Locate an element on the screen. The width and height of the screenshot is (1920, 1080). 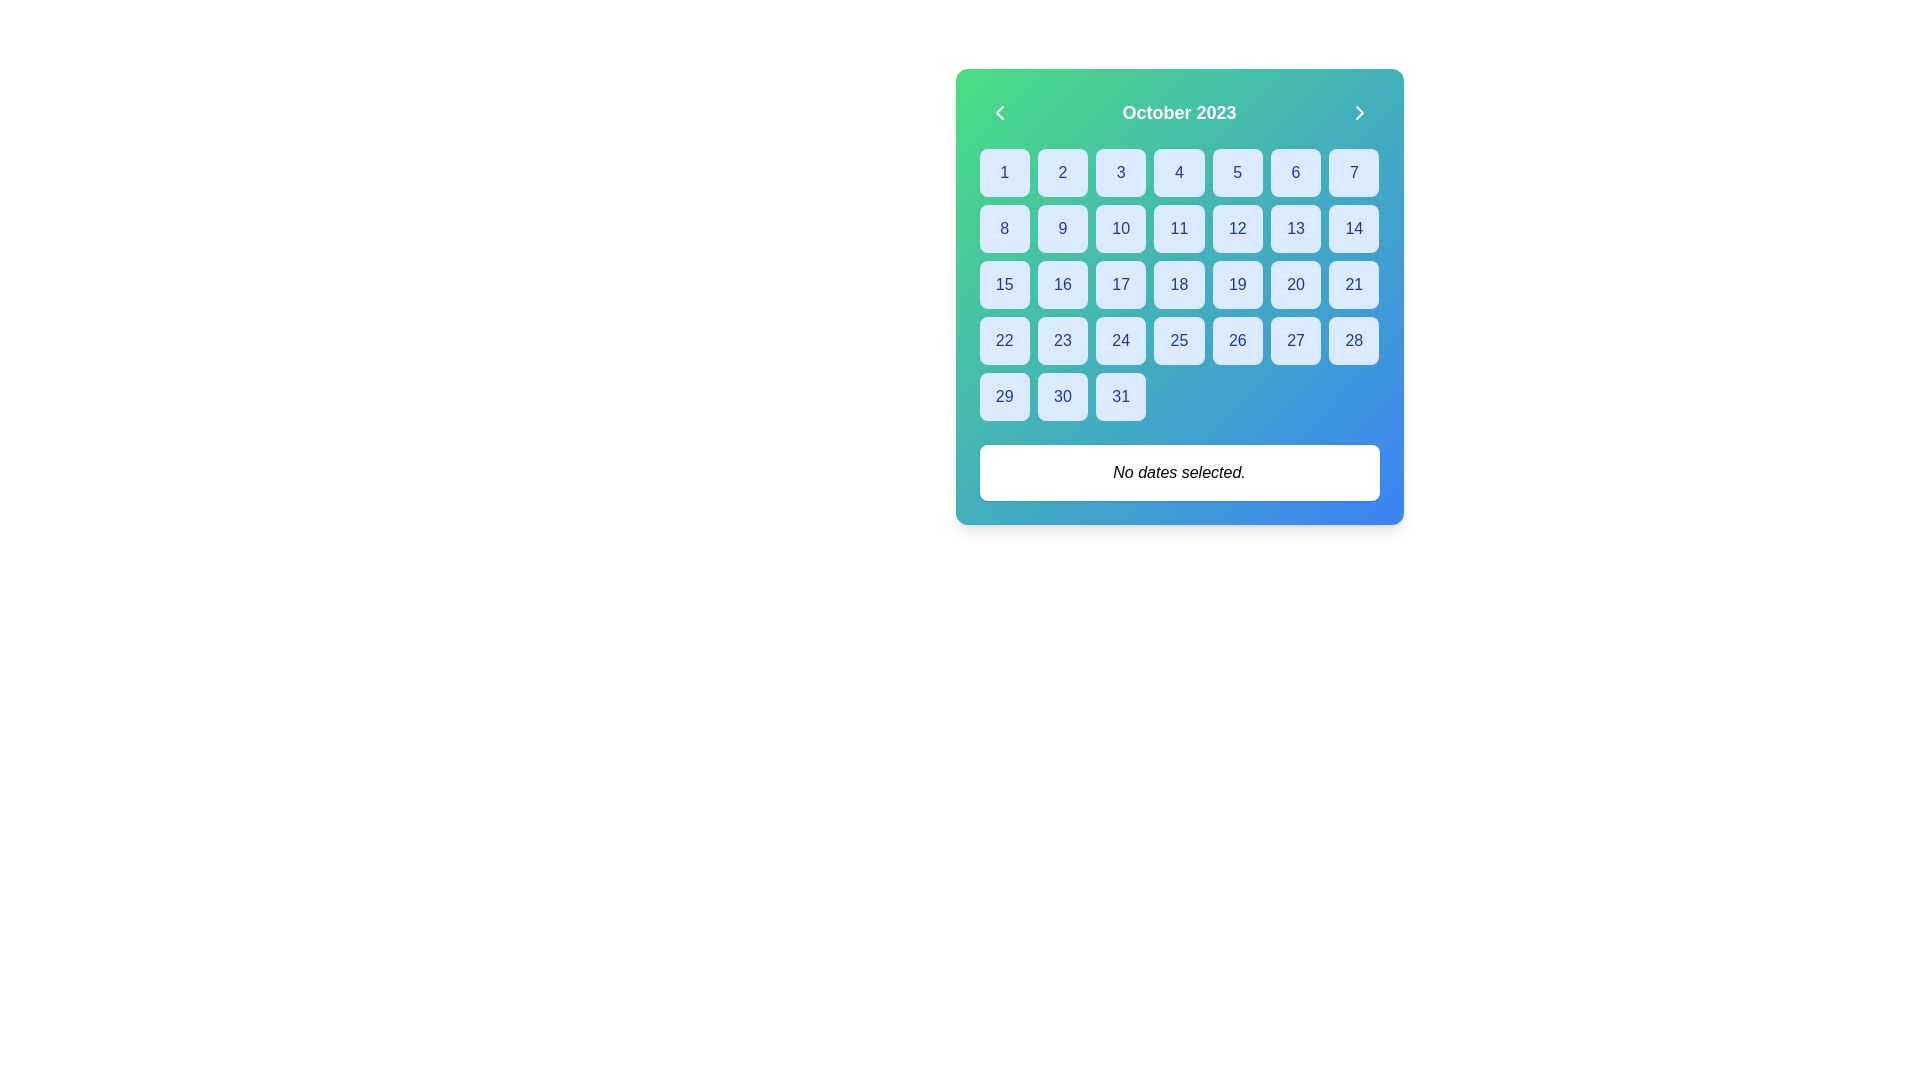
a date within the compact calendar widget displaying October 2023 is located at coordinates (1179, 297).